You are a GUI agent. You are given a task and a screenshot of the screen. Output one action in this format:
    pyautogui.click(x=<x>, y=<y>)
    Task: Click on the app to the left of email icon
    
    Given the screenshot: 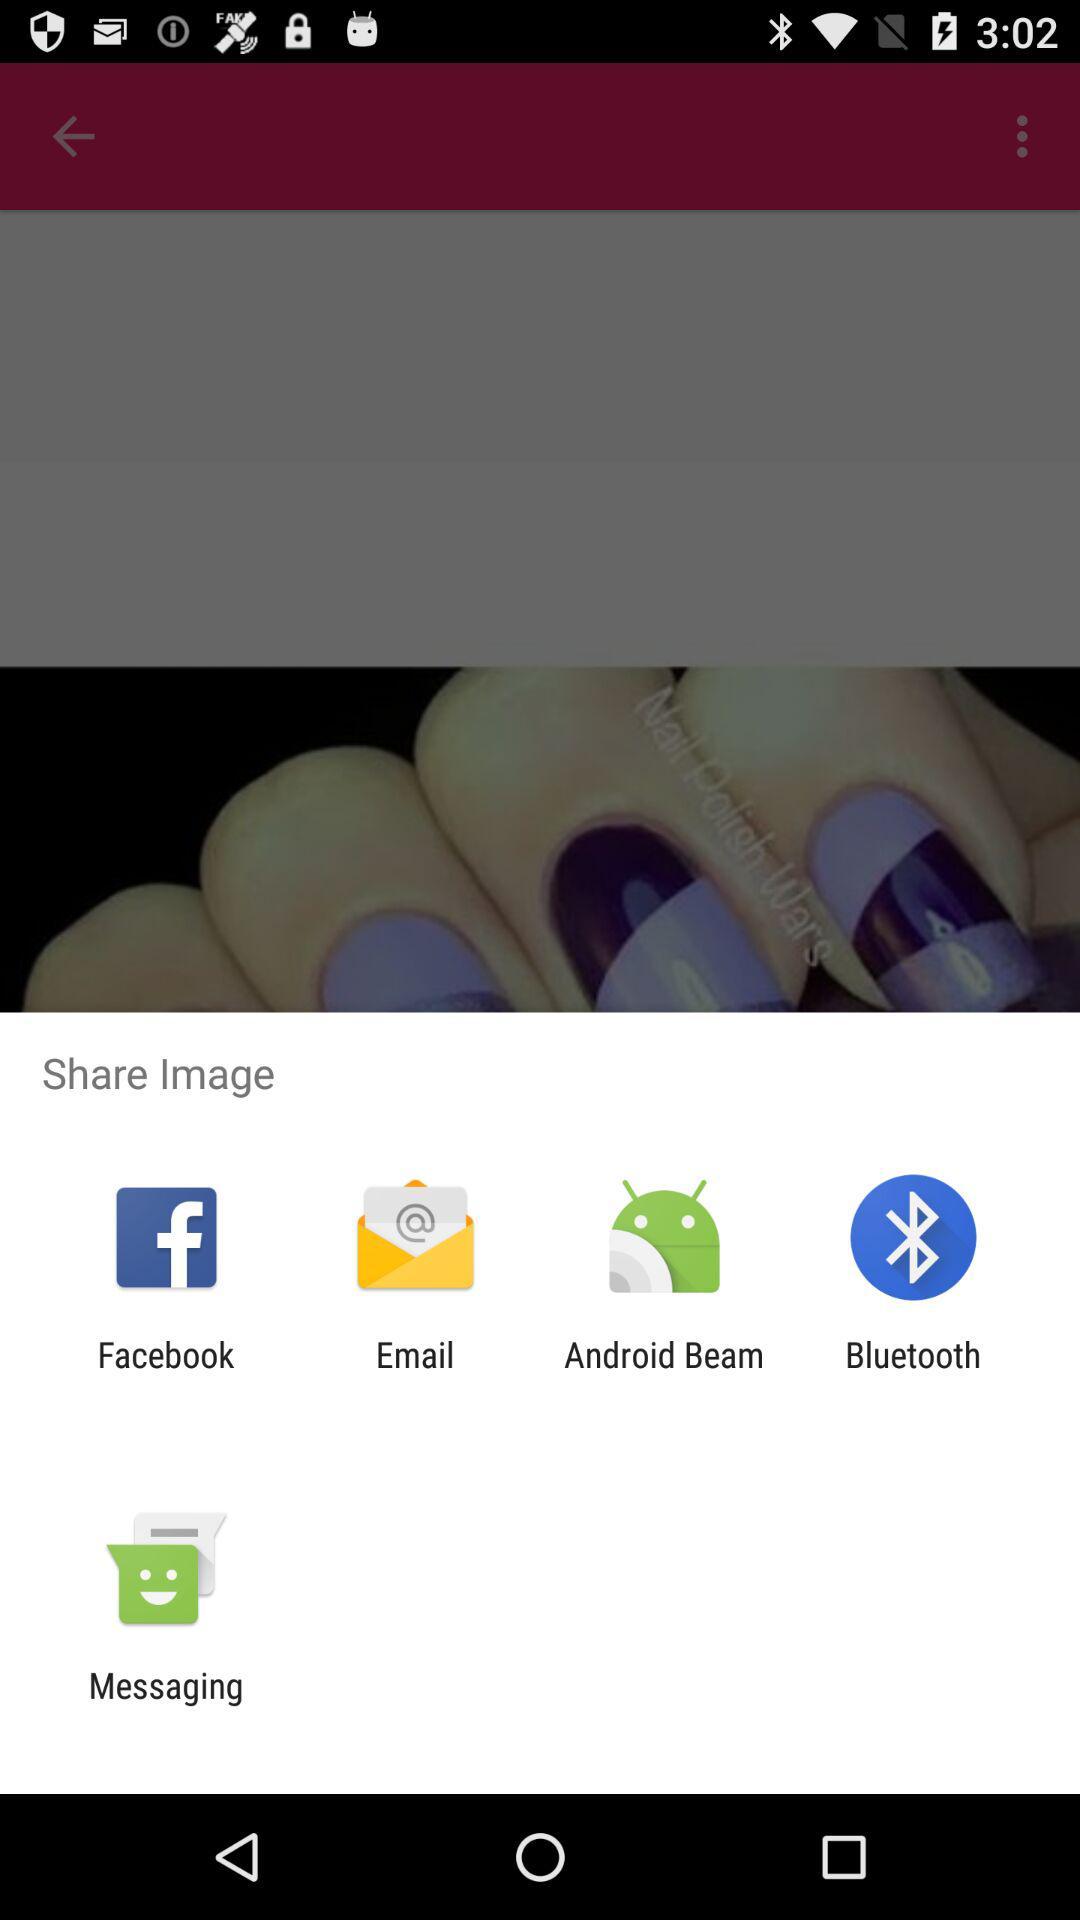 What is the action you would take?
    pyautogui.click(x=165, y=1374)
    